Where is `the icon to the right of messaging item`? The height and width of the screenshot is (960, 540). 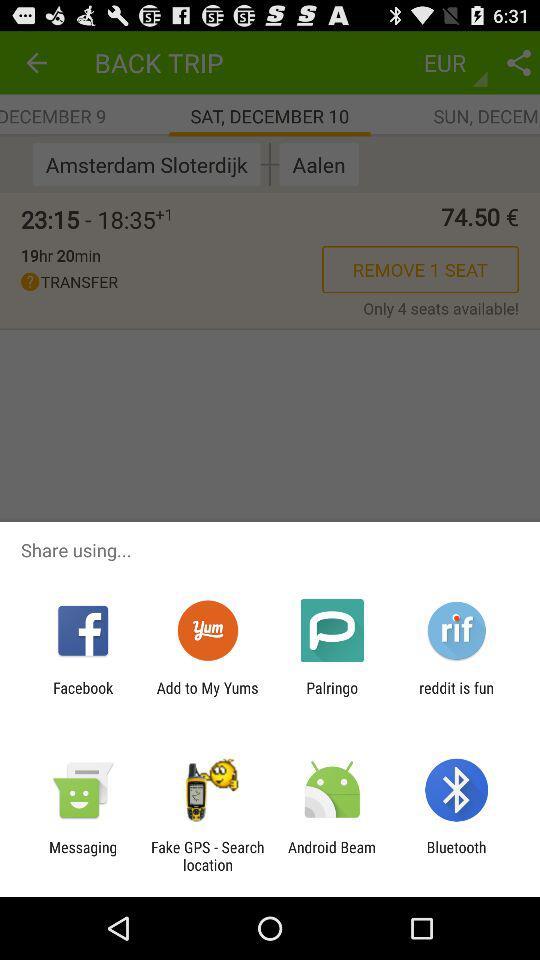 the icon to the right of messaging item is located at coordinates (206, 855).